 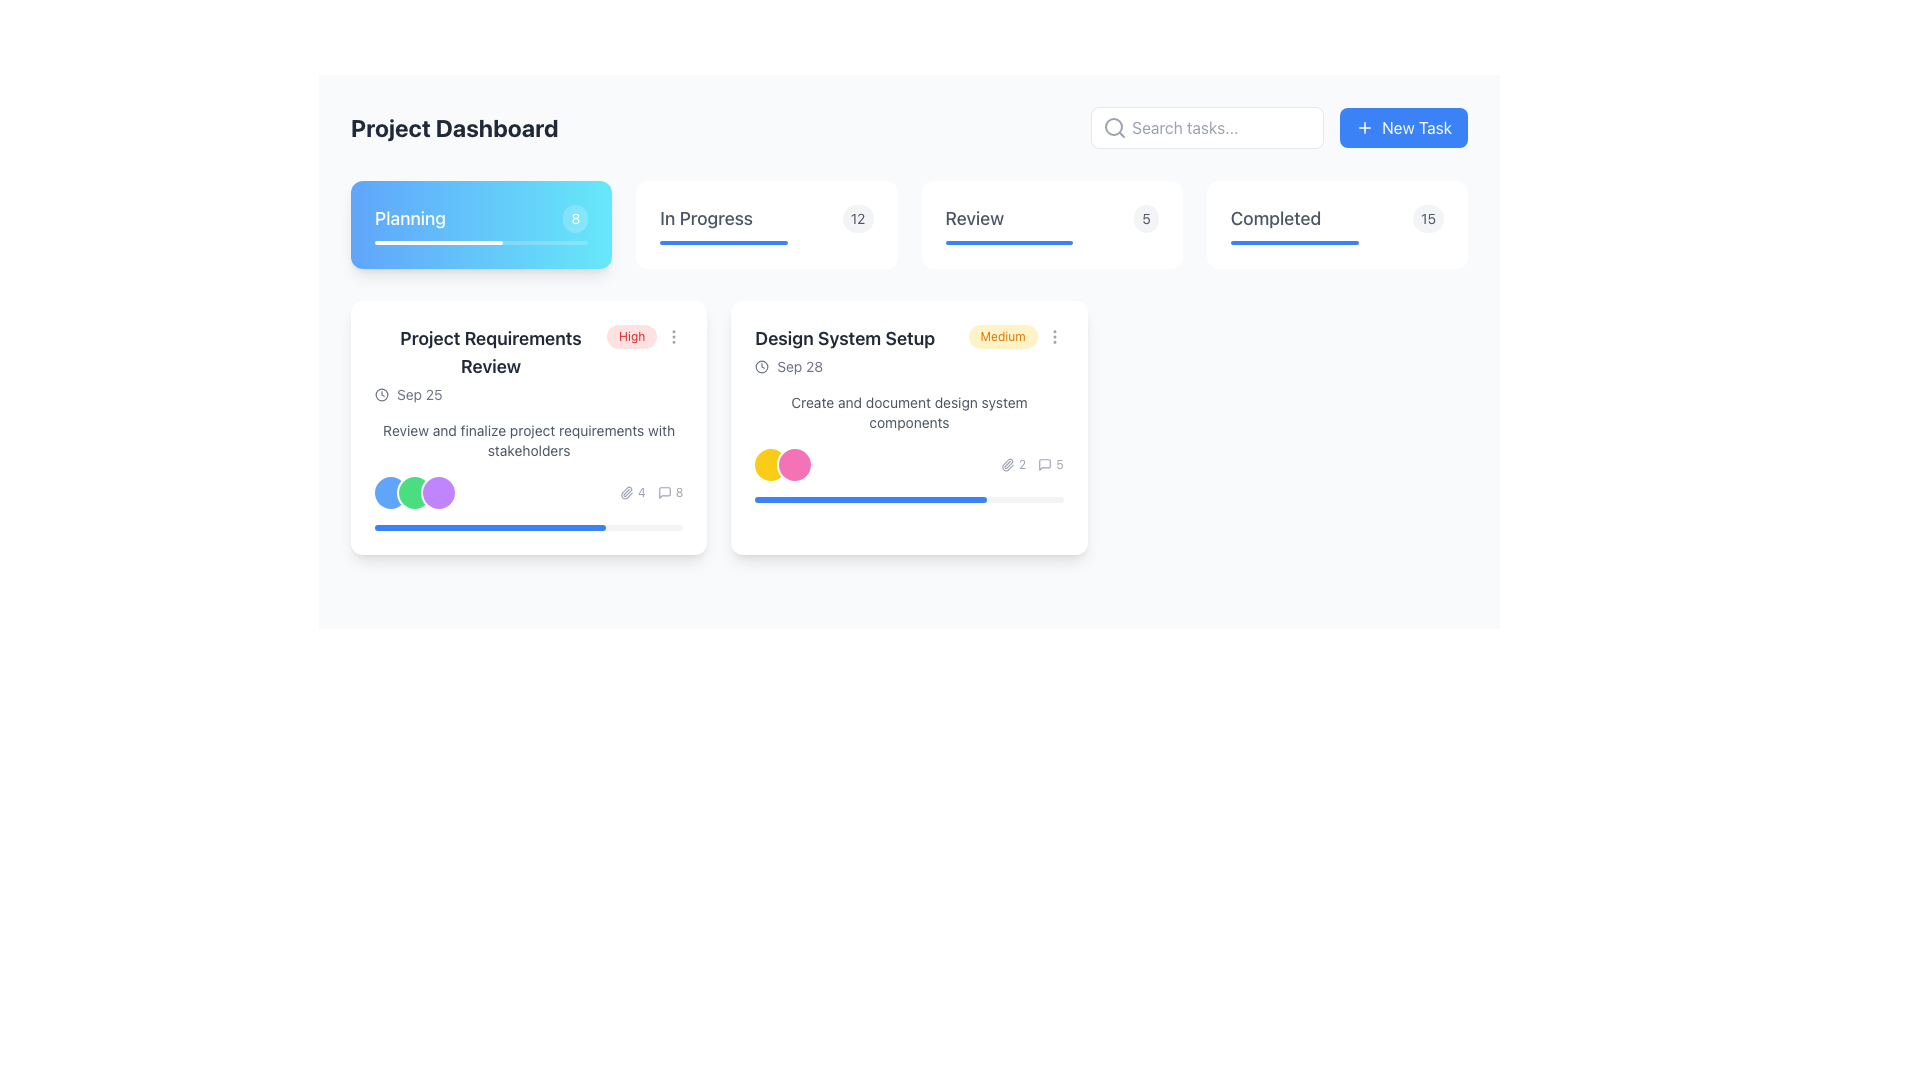 What do you see at coordinates (908, 350) in the screenshot?
I see `text information from the Task summary header titled 'Design System Setup' located in the top right quadrant of the card, which includes the date 'Sep 28' and the difficulty level badge 'Medium'` at bounding box center [908, 350].